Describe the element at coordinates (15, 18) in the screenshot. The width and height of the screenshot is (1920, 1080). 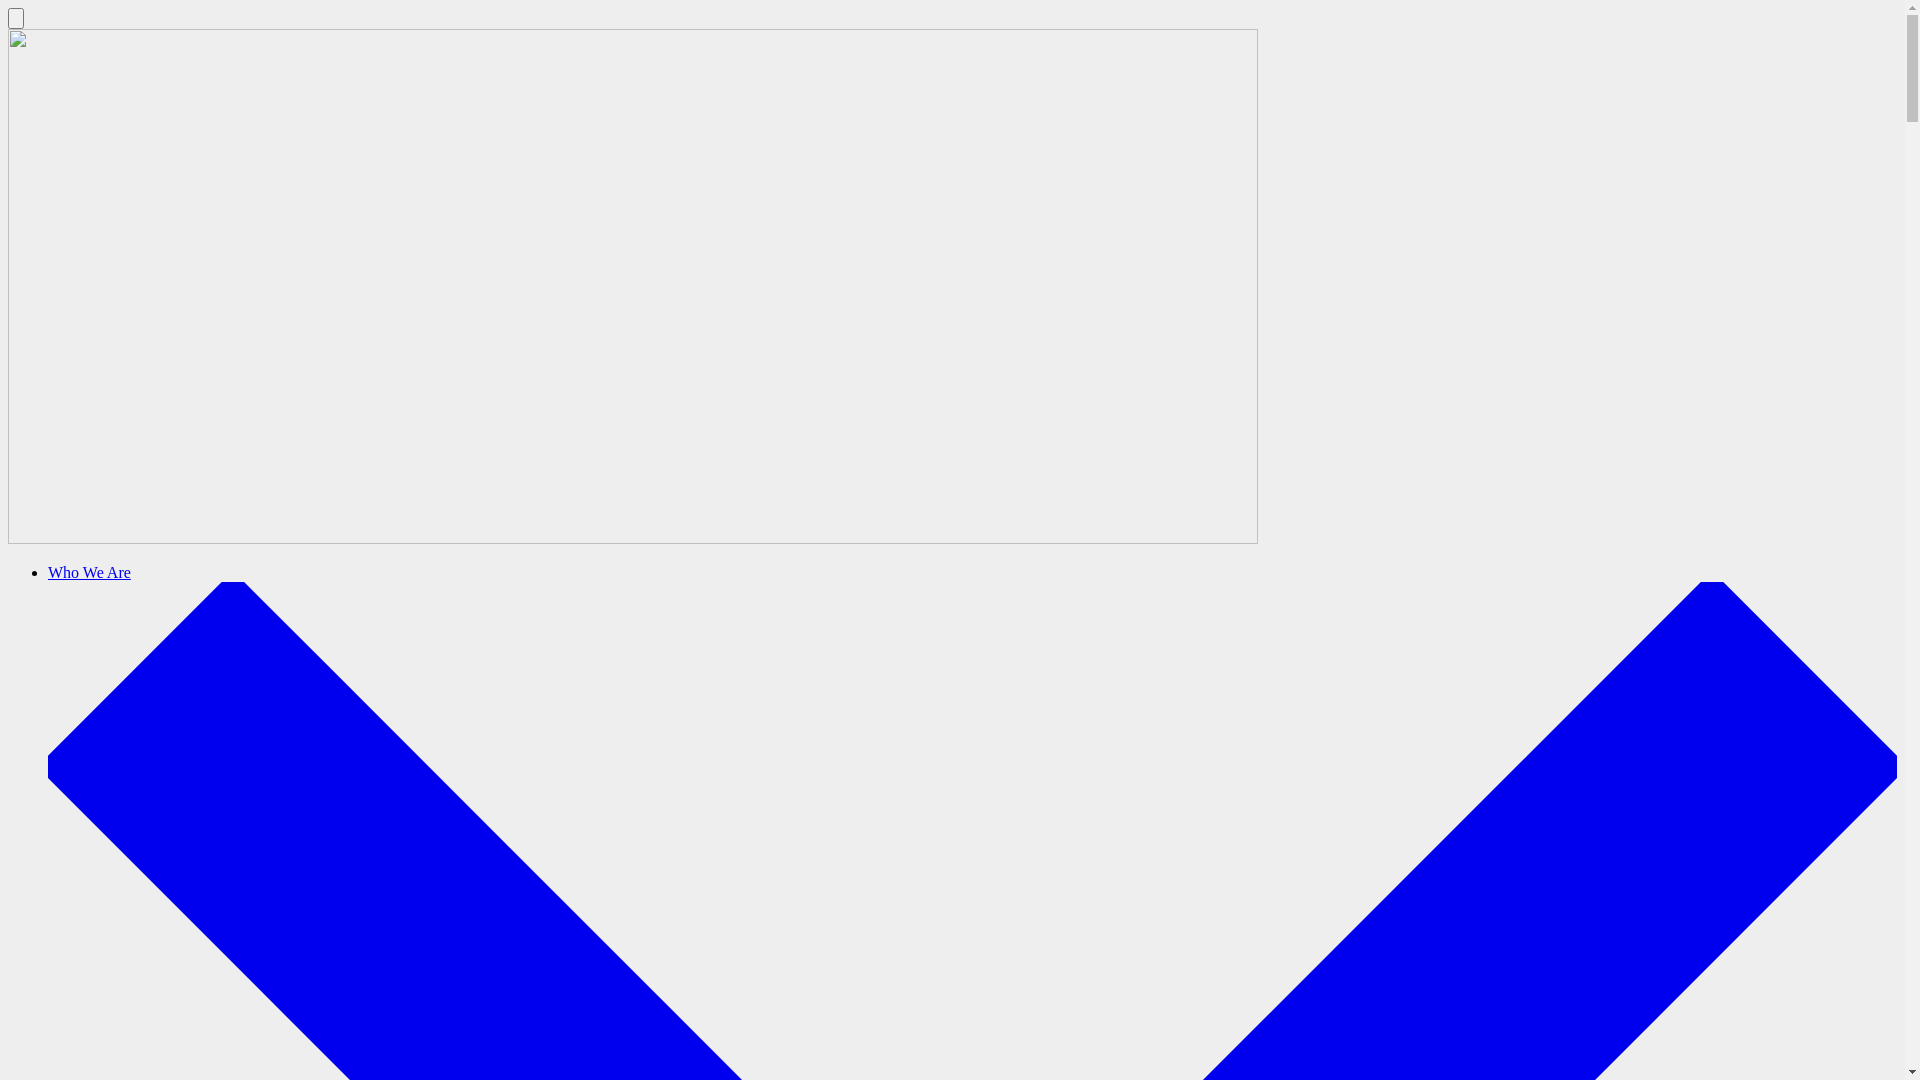
I see `'Search Toggle'` at that location.